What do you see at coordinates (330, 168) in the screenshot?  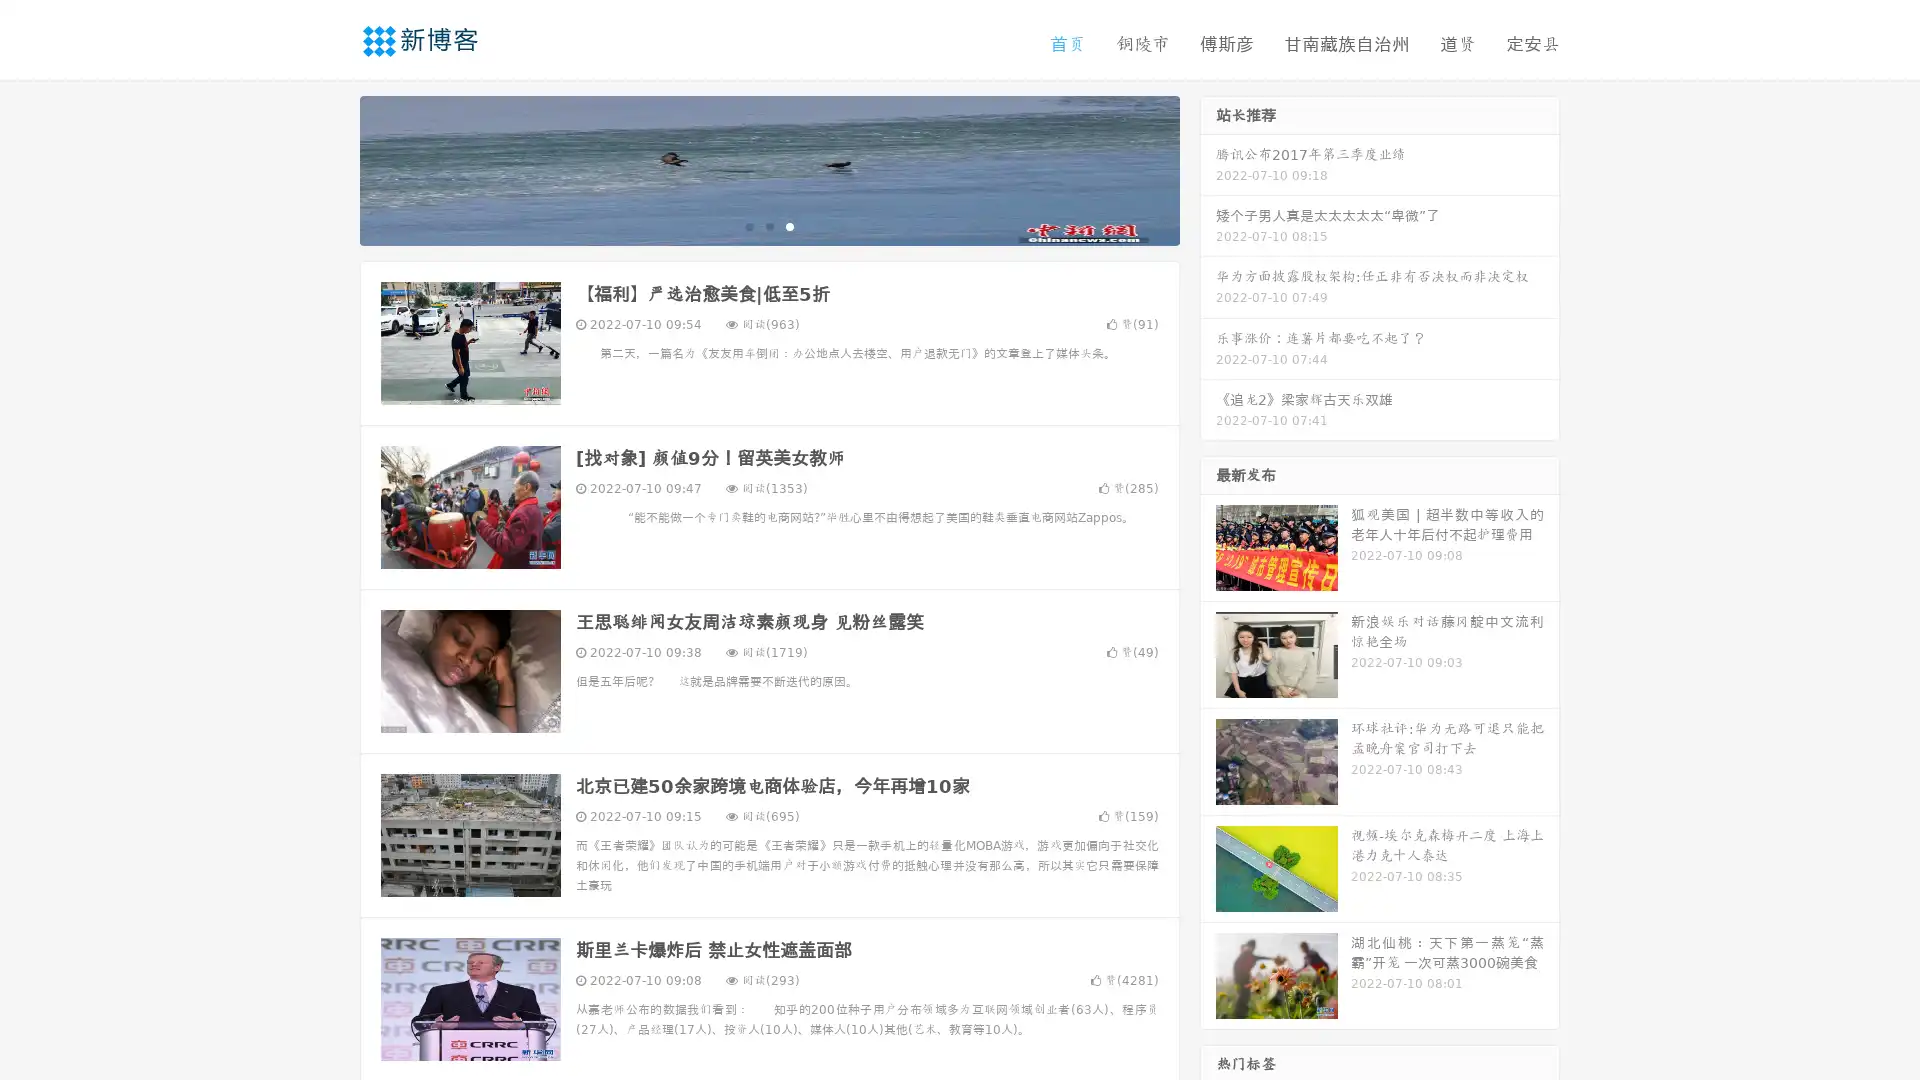 I see `Previous slide` at bounding box center [330, 168].